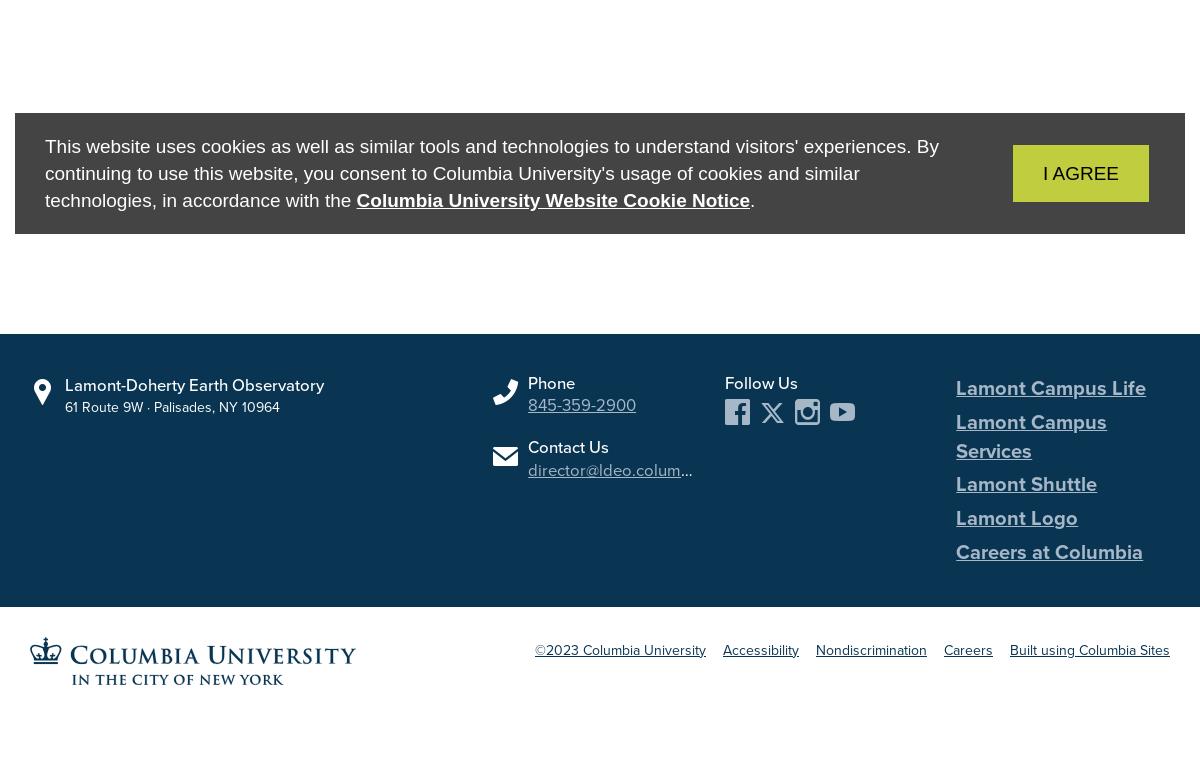 The height and width of the screenshot is (766, 1200). Describe the element at coordinates (1026, 483) in the screenshot. I see `'Lamont Shuttle'` at that location.